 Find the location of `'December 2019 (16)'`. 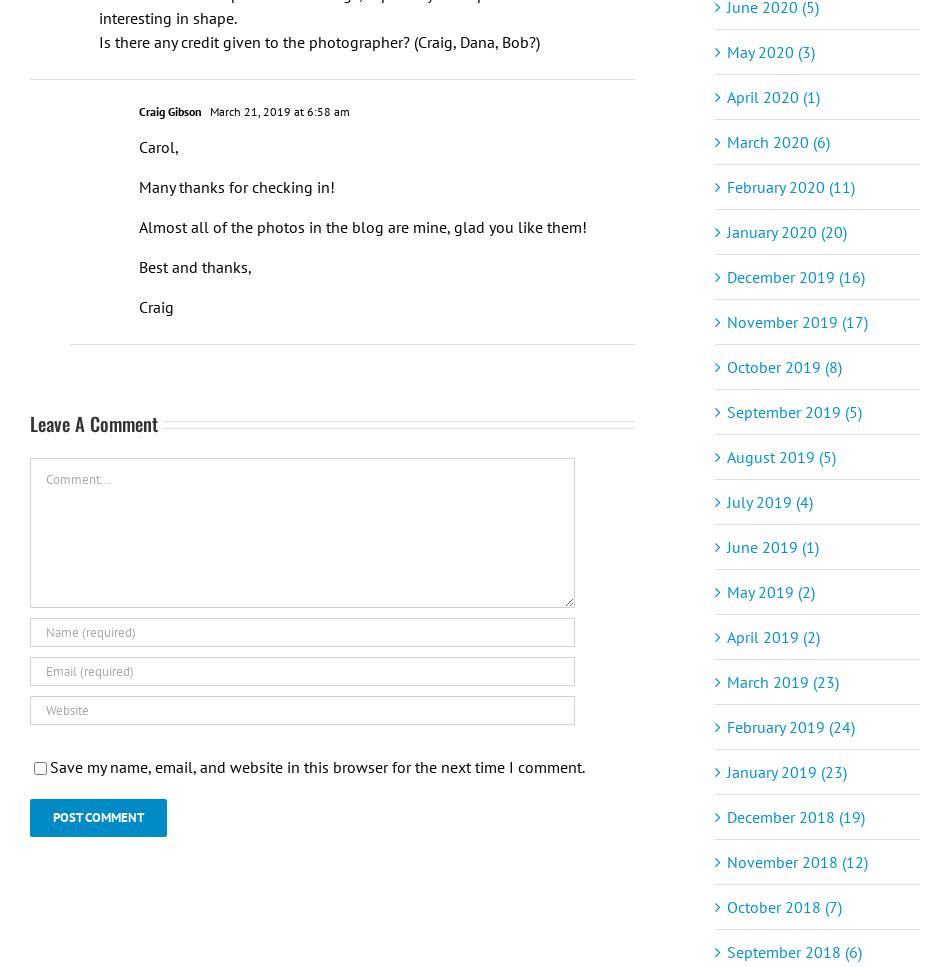

'December 2019 (16)' is located at coordinates (795, 274).